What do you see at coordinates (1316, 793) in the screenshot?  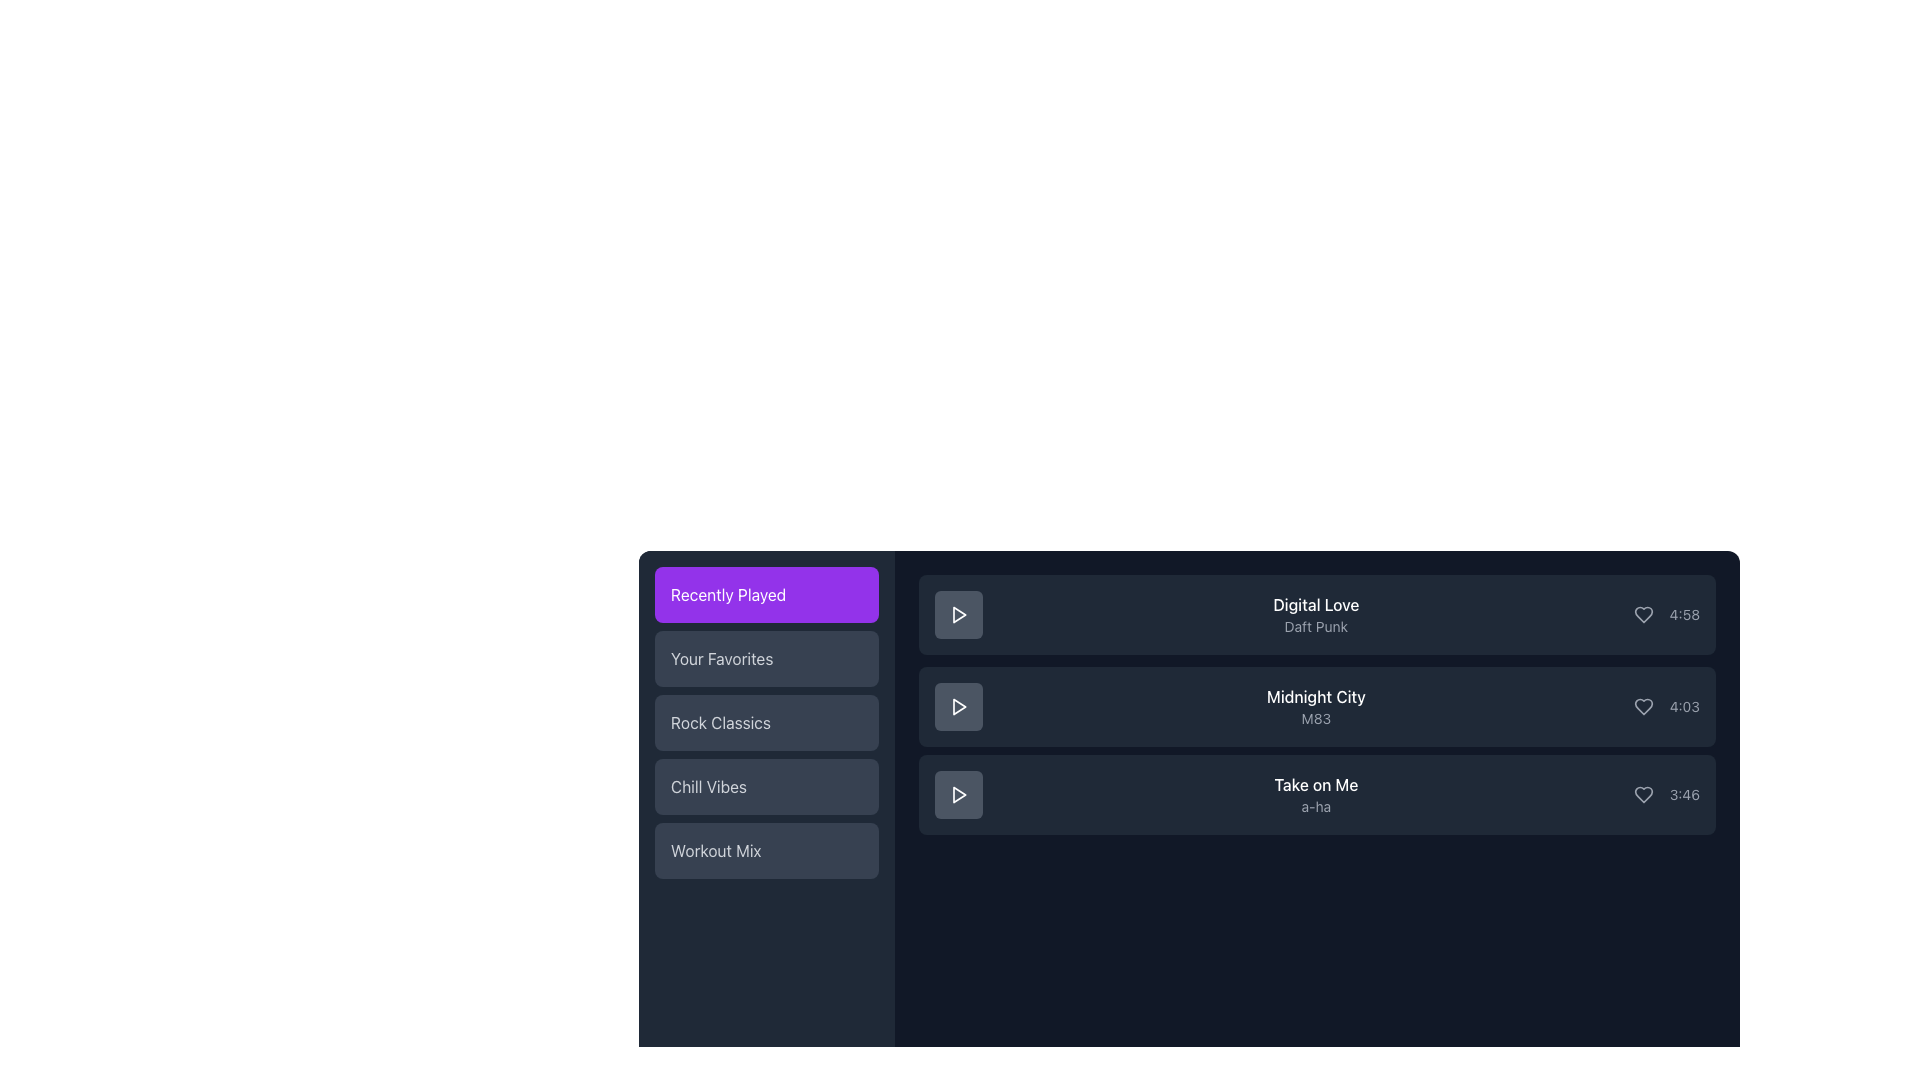 I see `the text display for the track information, which shows the track name and artist` at bounding box center [1316, 793].